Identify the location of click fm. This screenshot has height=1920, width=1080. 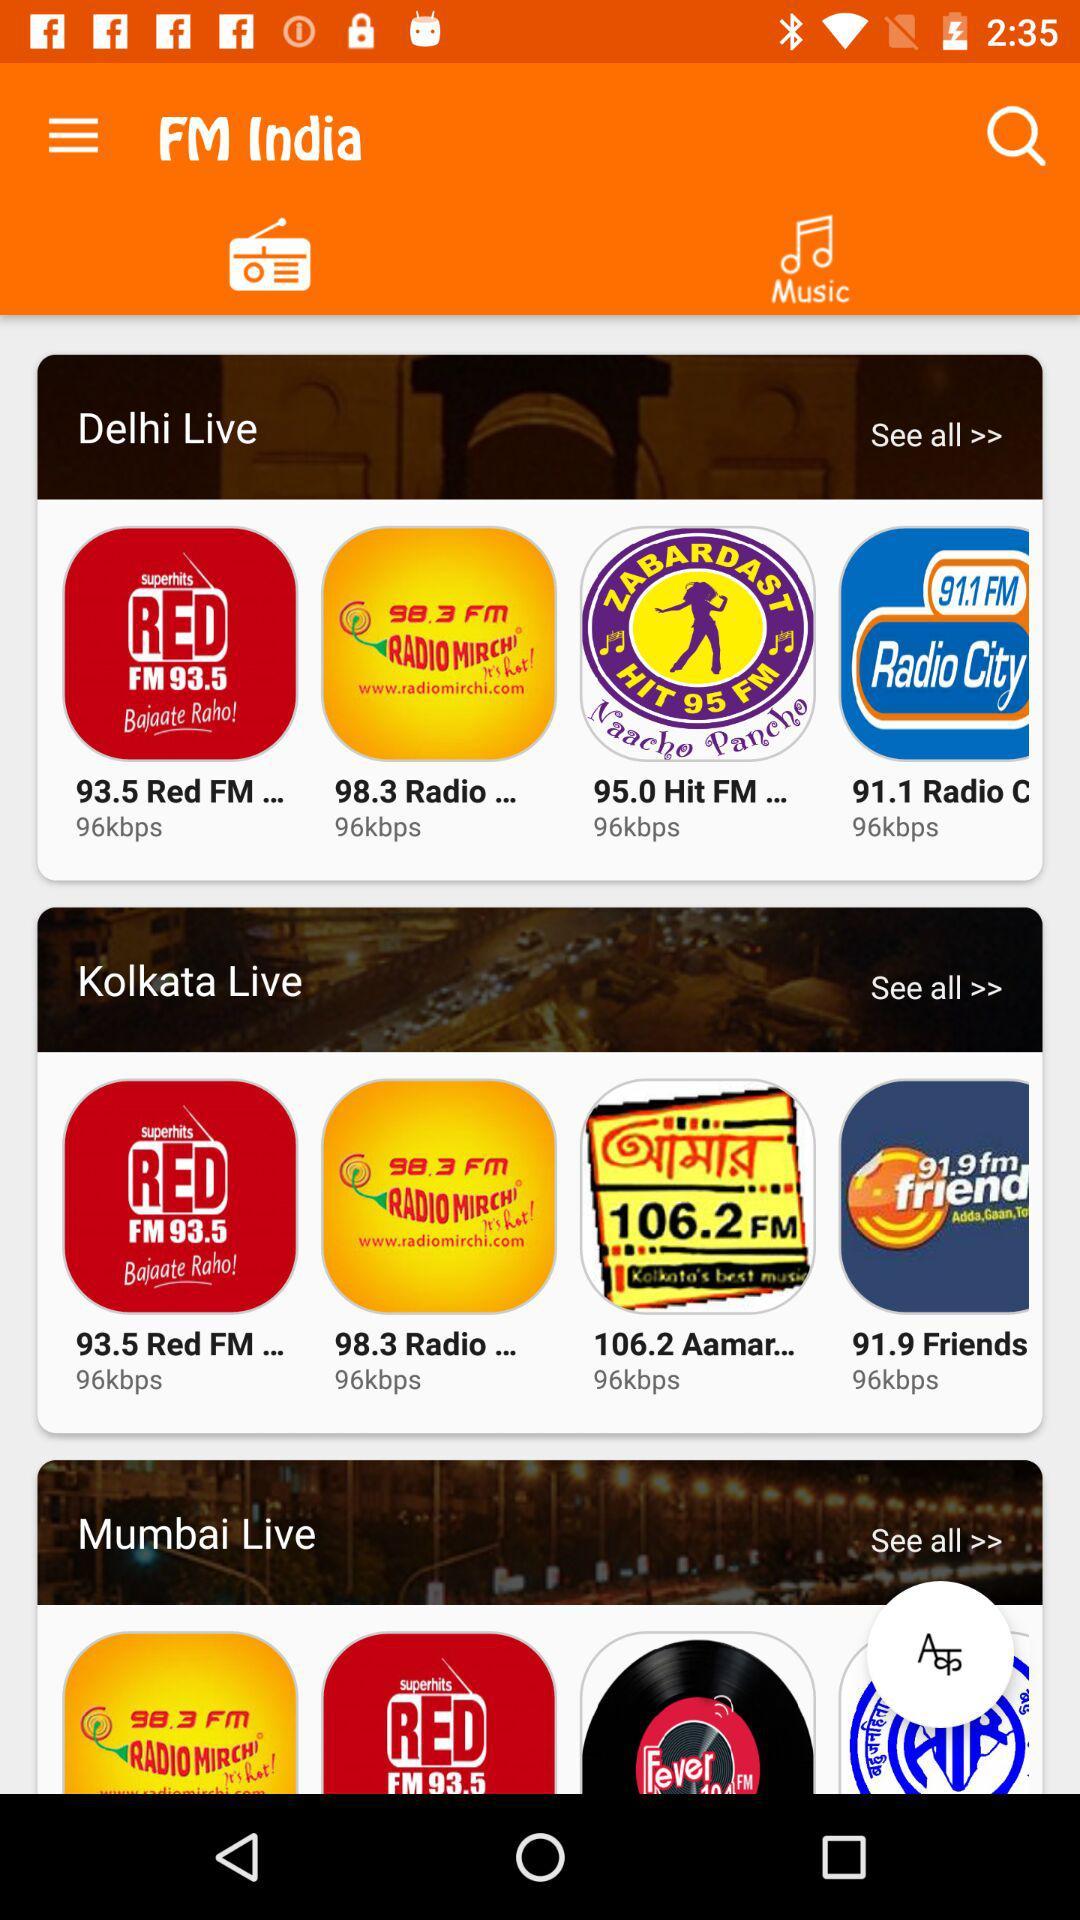
(270, 251).